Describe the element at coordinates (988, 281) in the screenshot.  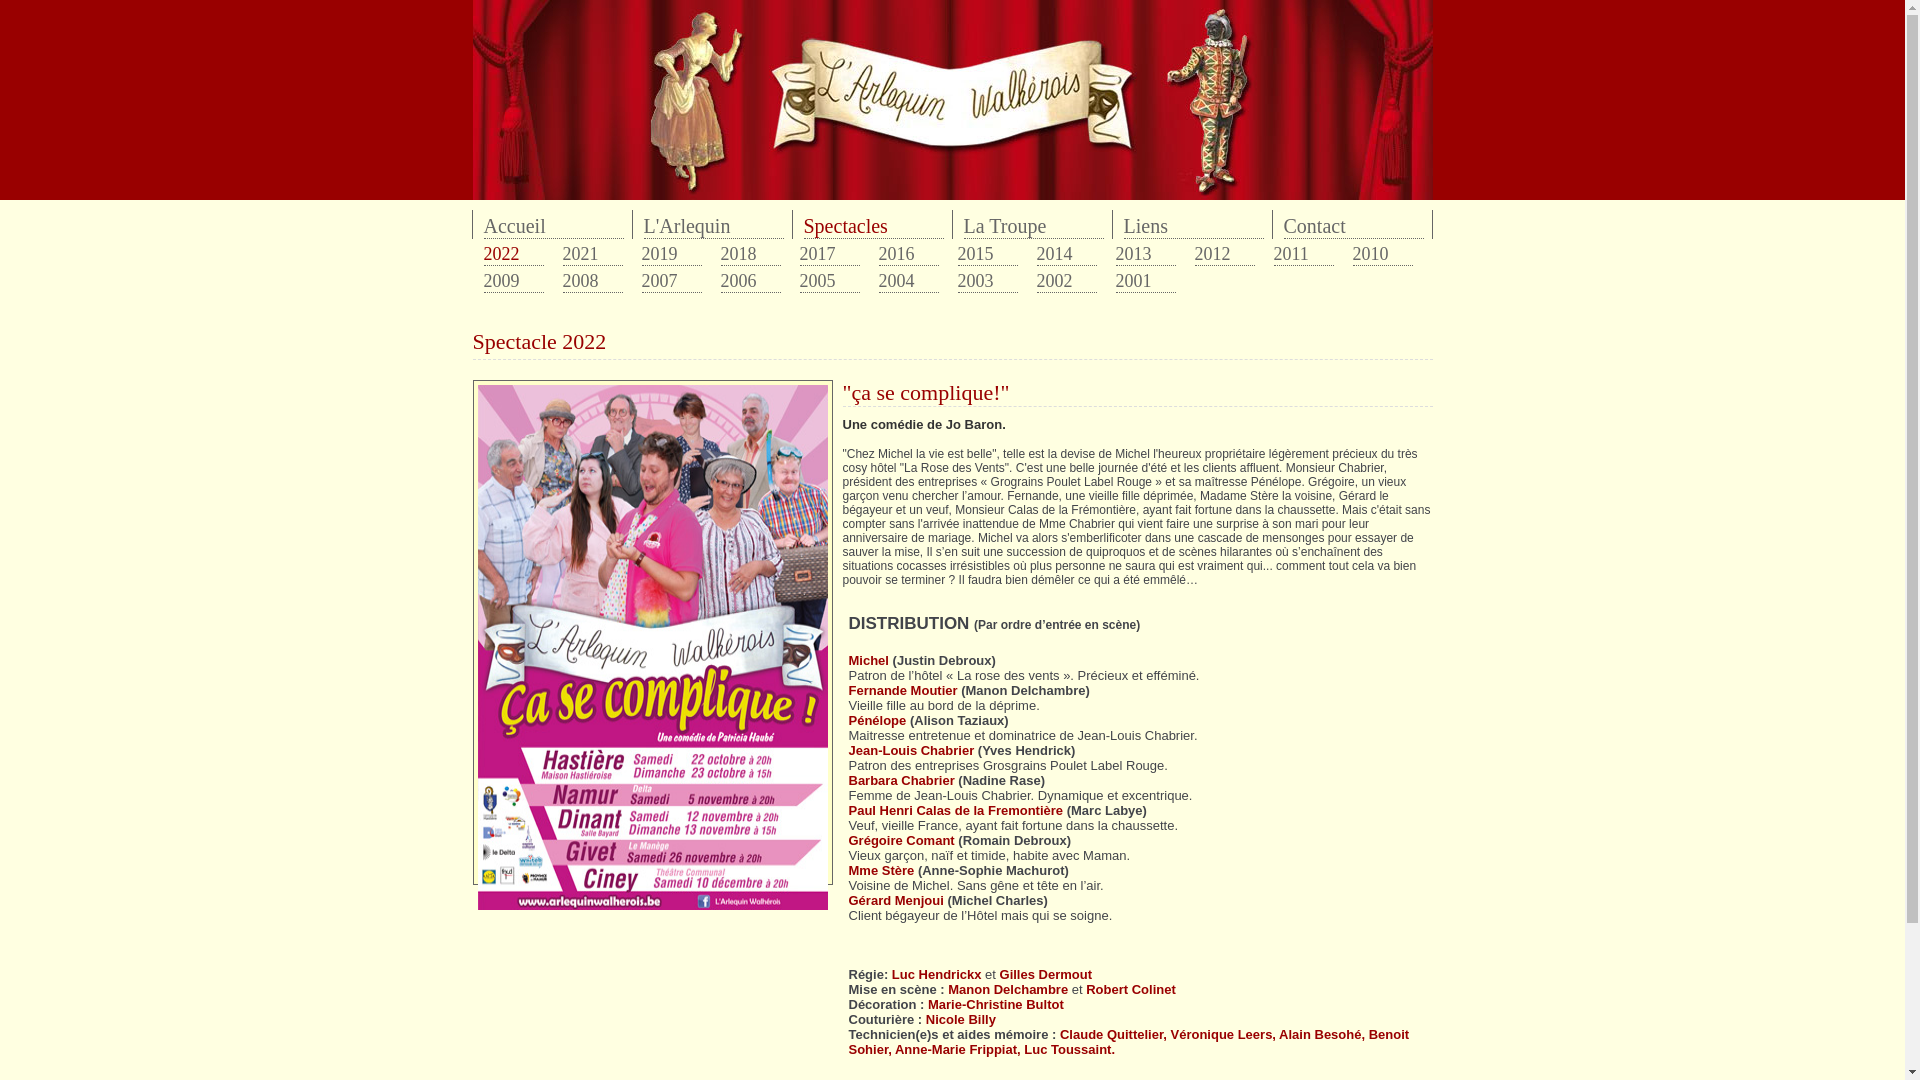
I see `'2003'` at that location.